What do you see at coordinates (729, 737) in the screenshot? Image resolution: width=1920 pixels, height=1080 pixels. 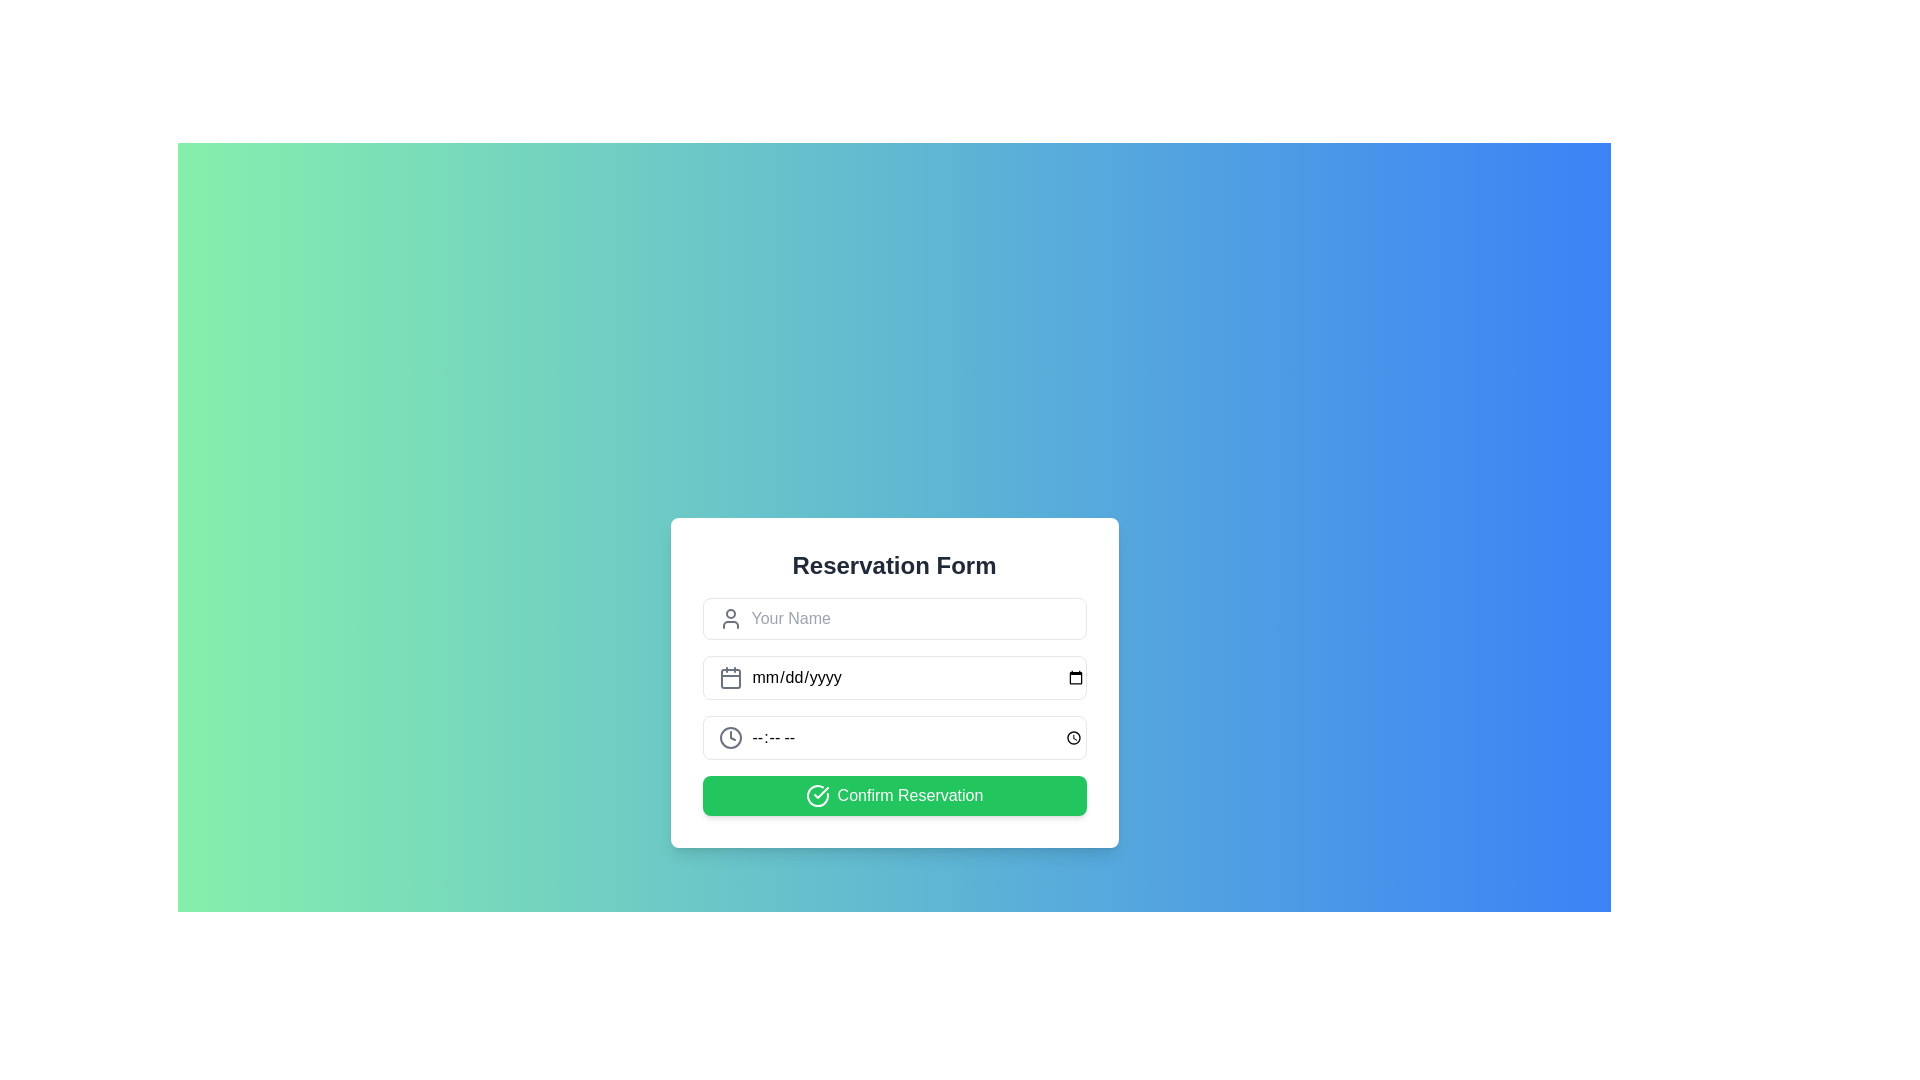 I see `the circular SVG element representing the clock icon in the fourth input field of the reservation form` at bounding box center [729, 737].